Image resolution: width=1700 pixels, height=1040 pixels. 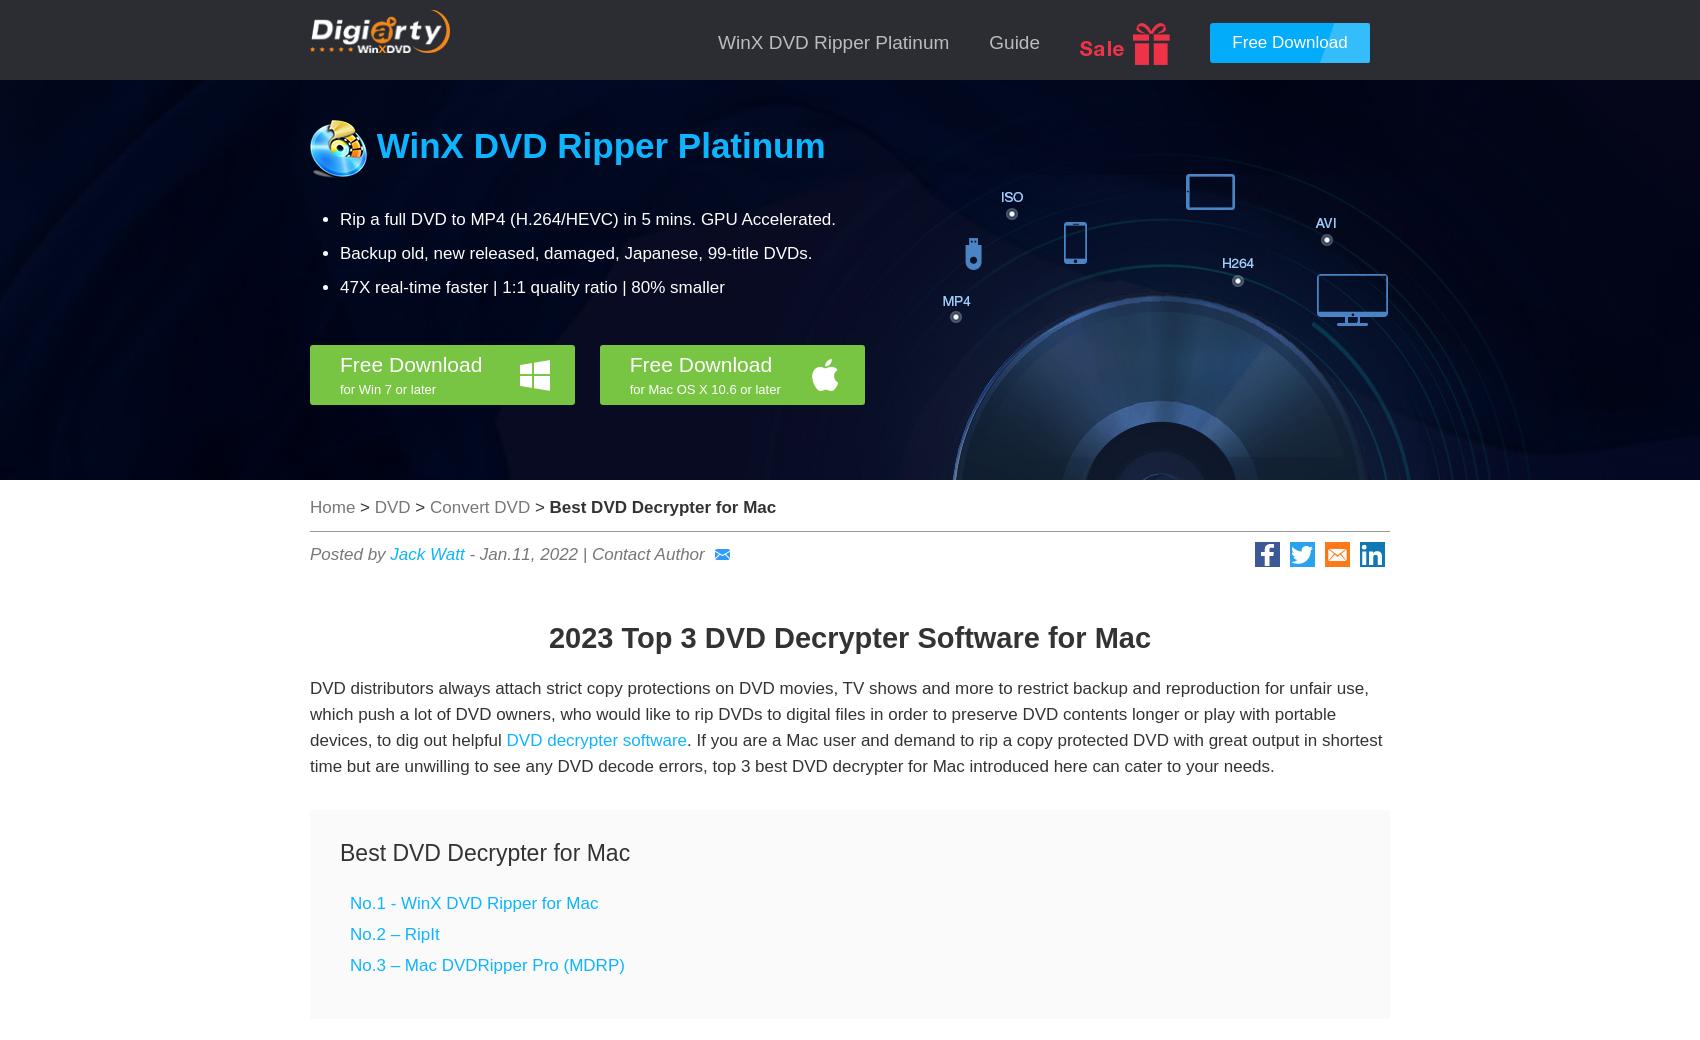 I want to click on 'Jack Watt', so click(x=388, y=553).